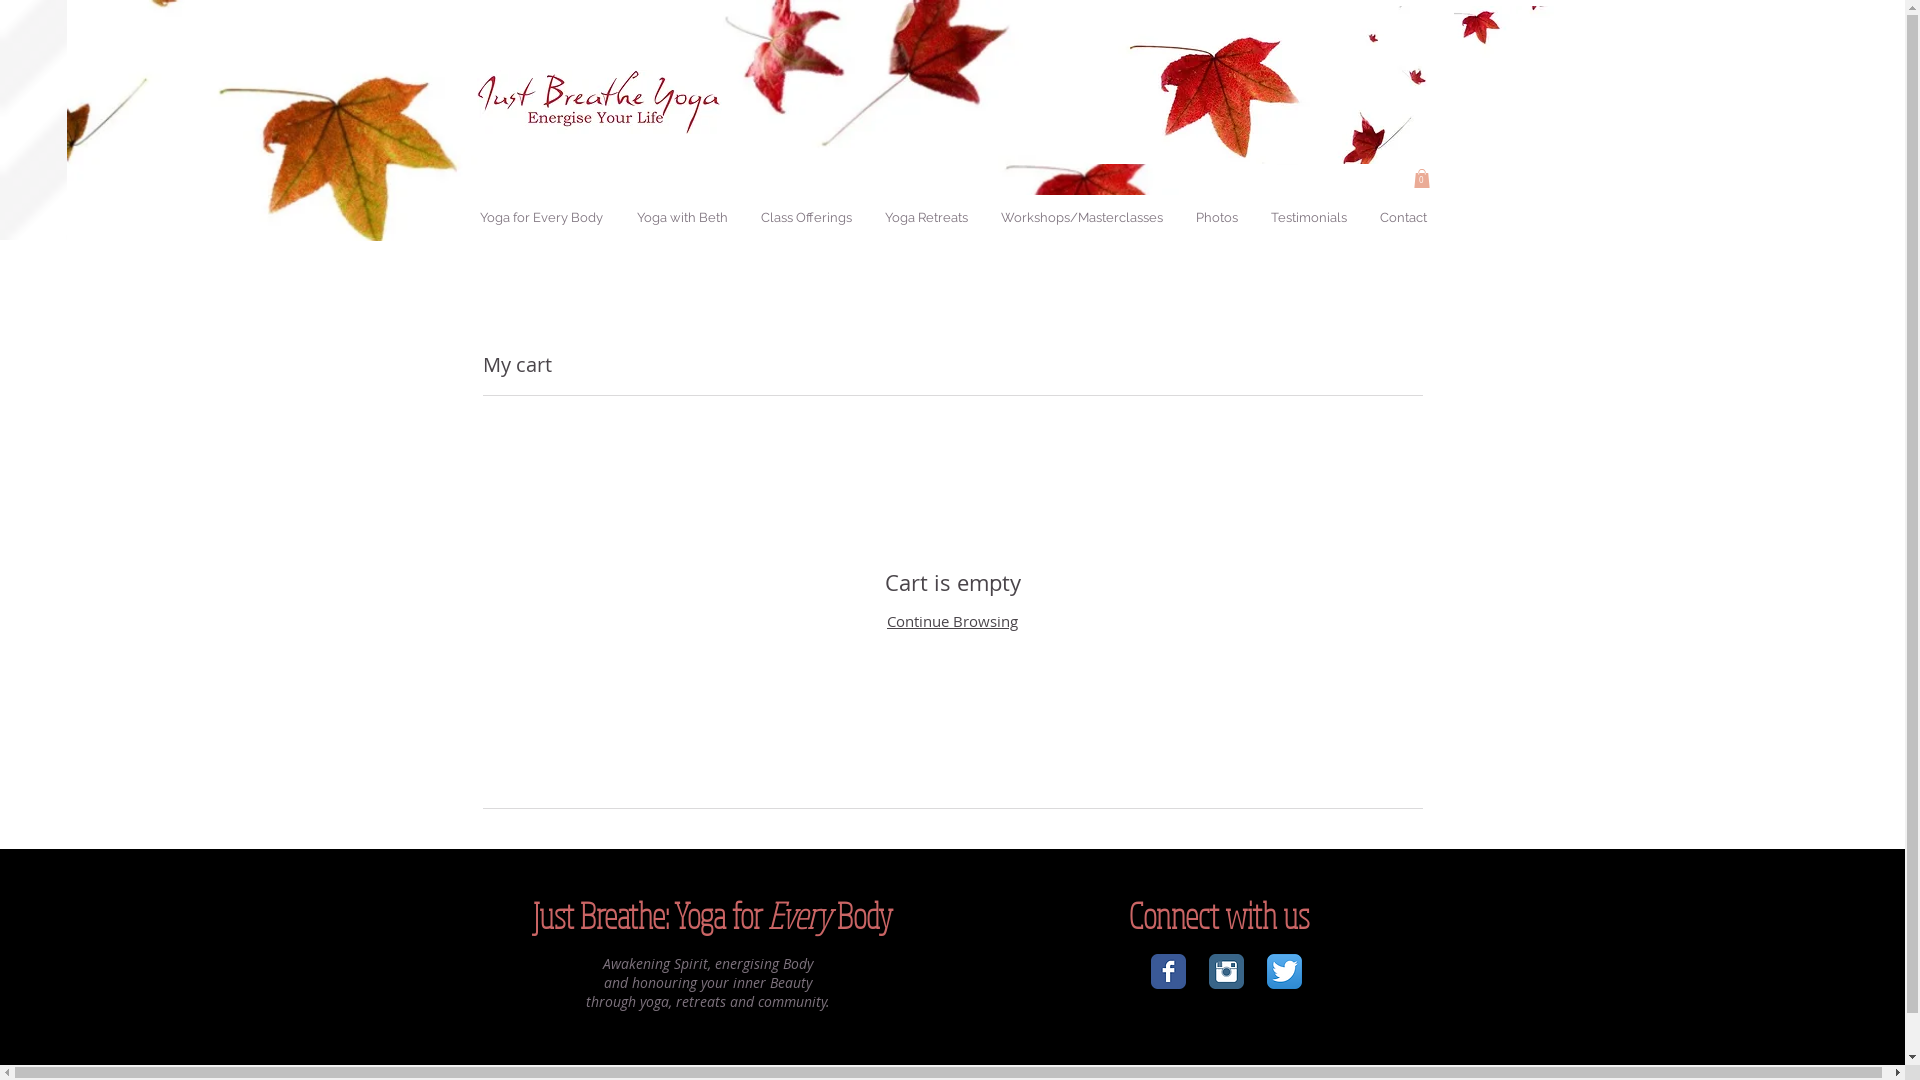 The height and width of the screenshot is (1080, 1920). What do you see at coordinates (681, 218) in the screenshot?
I see `'Yoga with Beth'` at bounding box center [681, 218].